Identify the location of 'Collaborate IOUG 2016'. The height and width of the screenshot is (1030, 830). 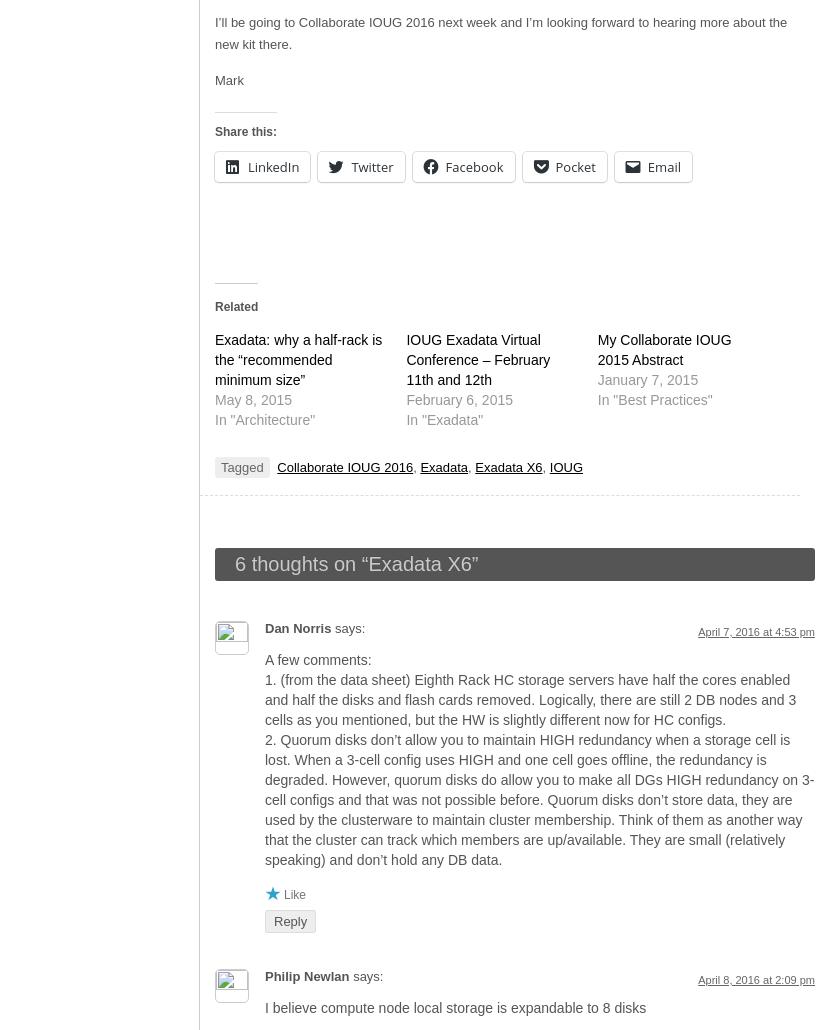
(345, 466).